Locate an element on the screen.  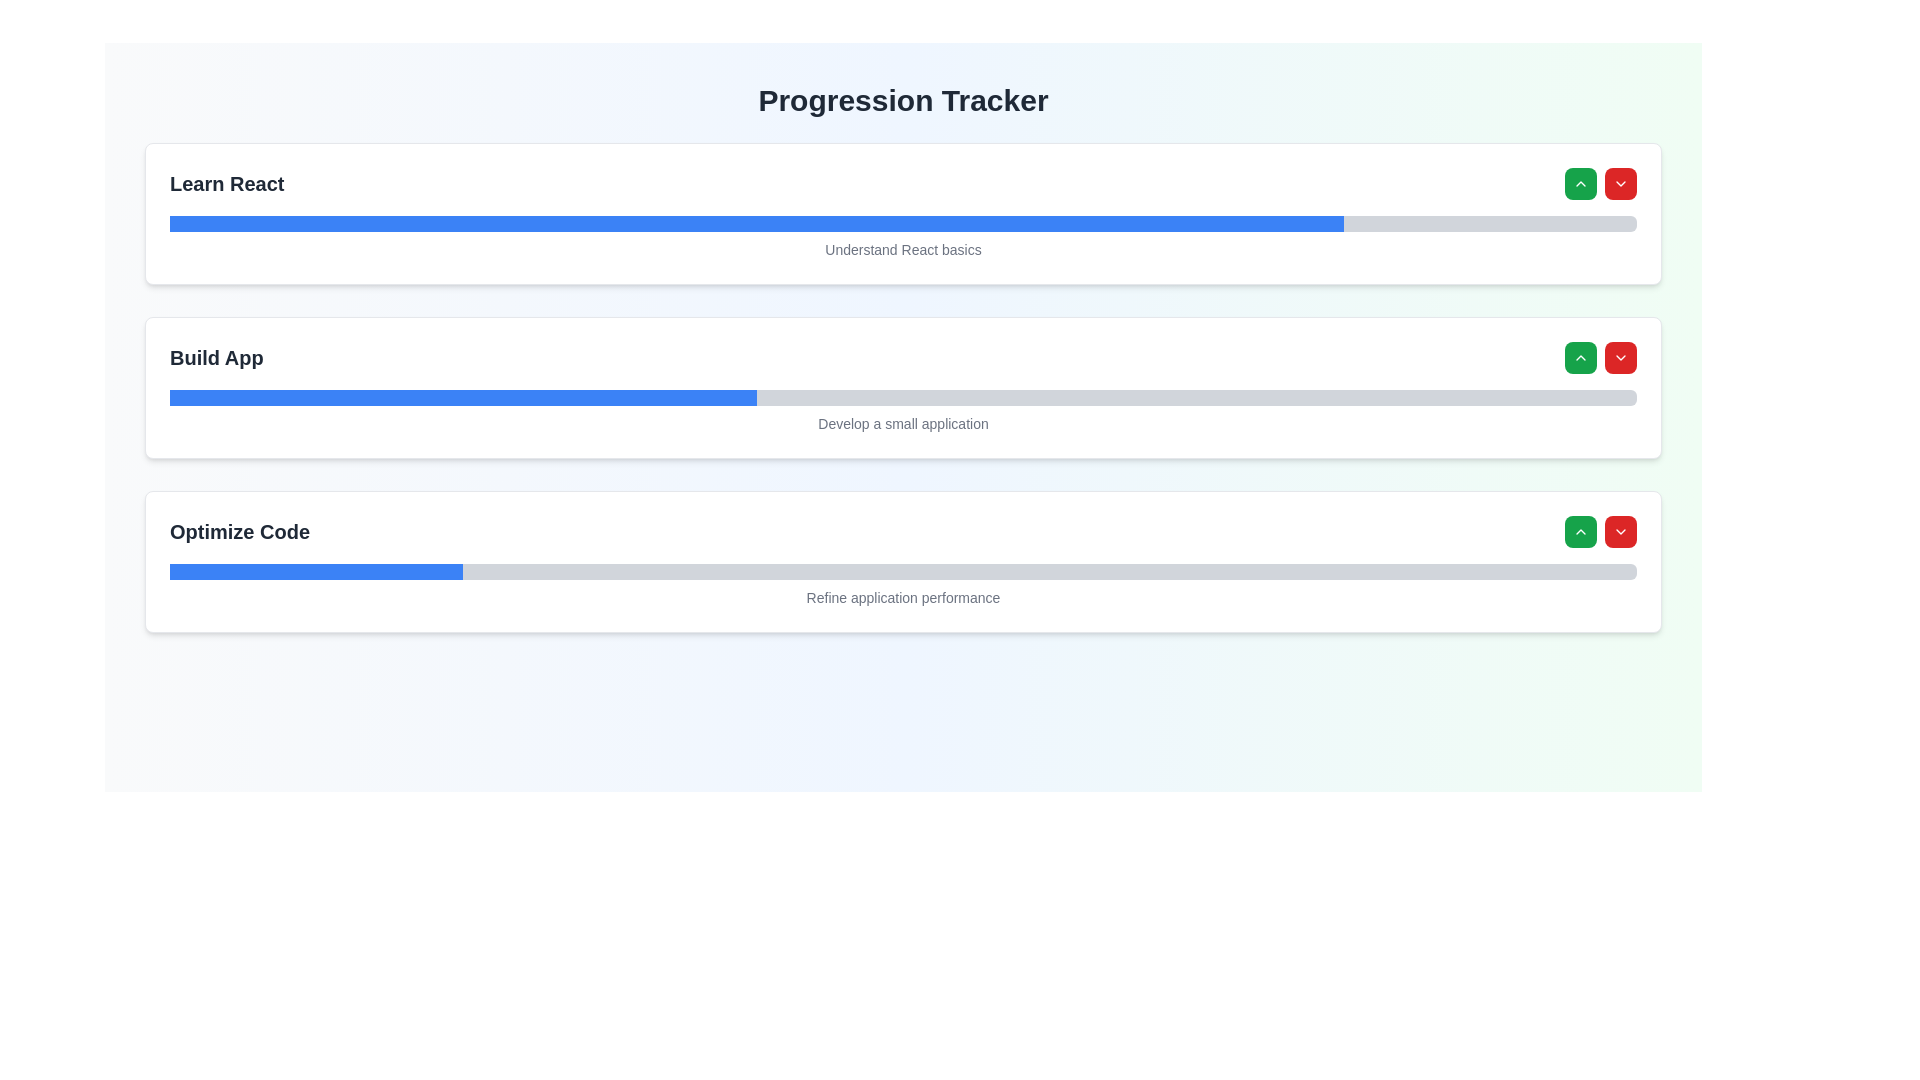
the second progress bar below the 'Build App' title and above the 'Develop a small application' label, which has a gray background and a blue completion section is located at coordinates (902, 397).